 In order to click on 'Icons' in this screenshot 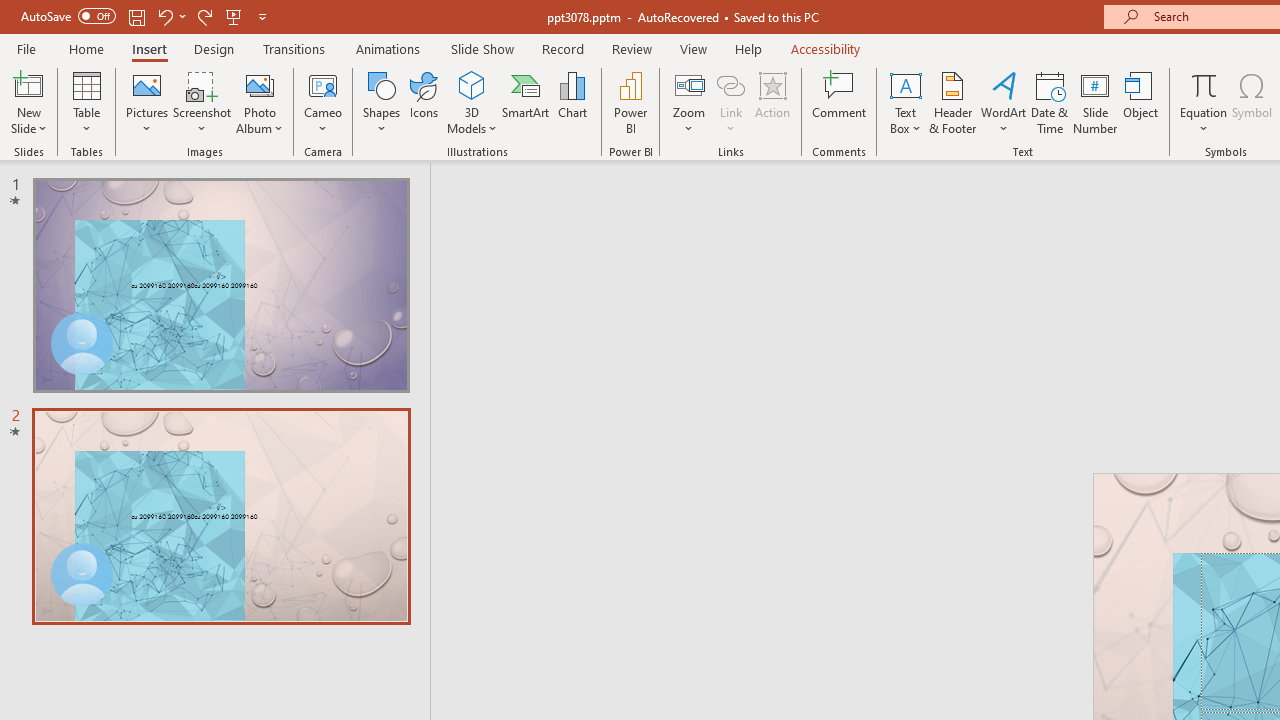, I will do `click(423, 103)`.